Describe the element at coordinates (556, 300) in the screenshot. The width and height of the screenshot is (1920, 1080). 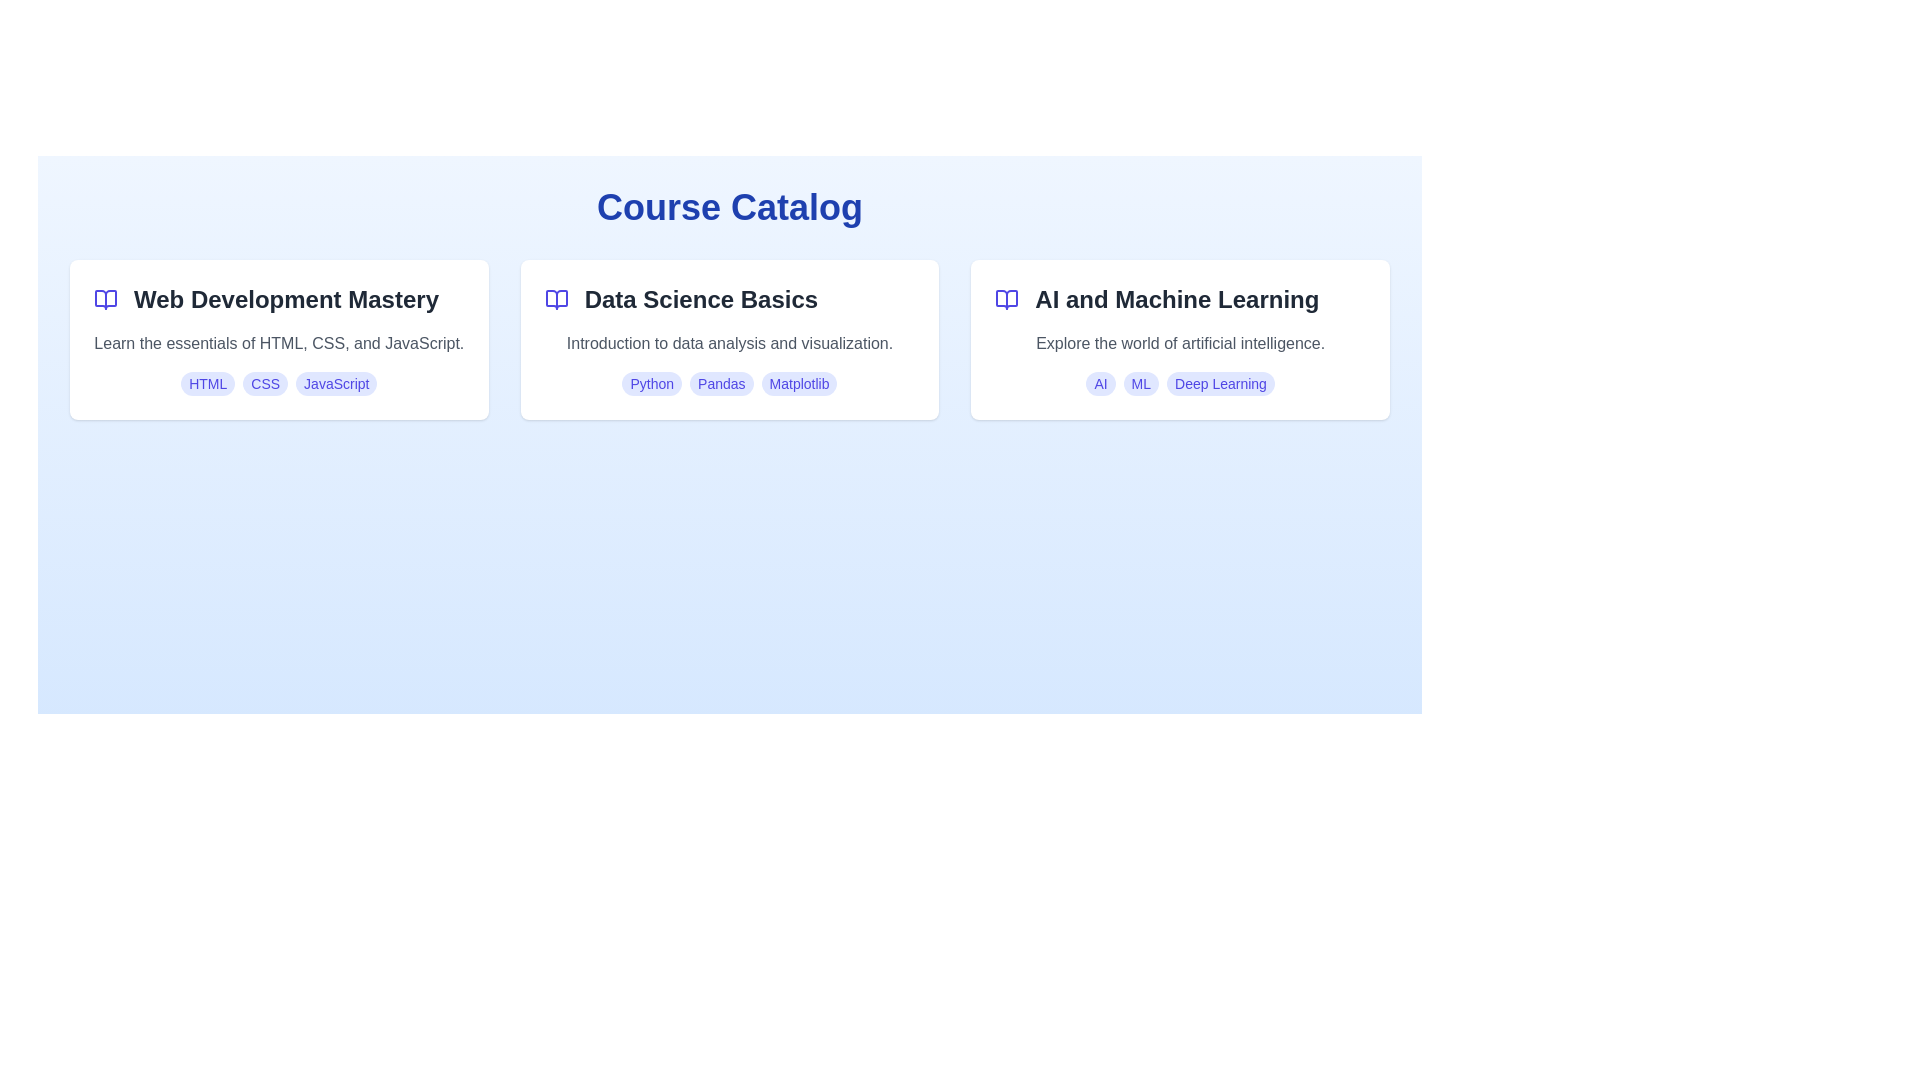
I see `the book icon located on the left side of the 'Data Science Basics' card, positioned at the top and preceding the title text` at that location.